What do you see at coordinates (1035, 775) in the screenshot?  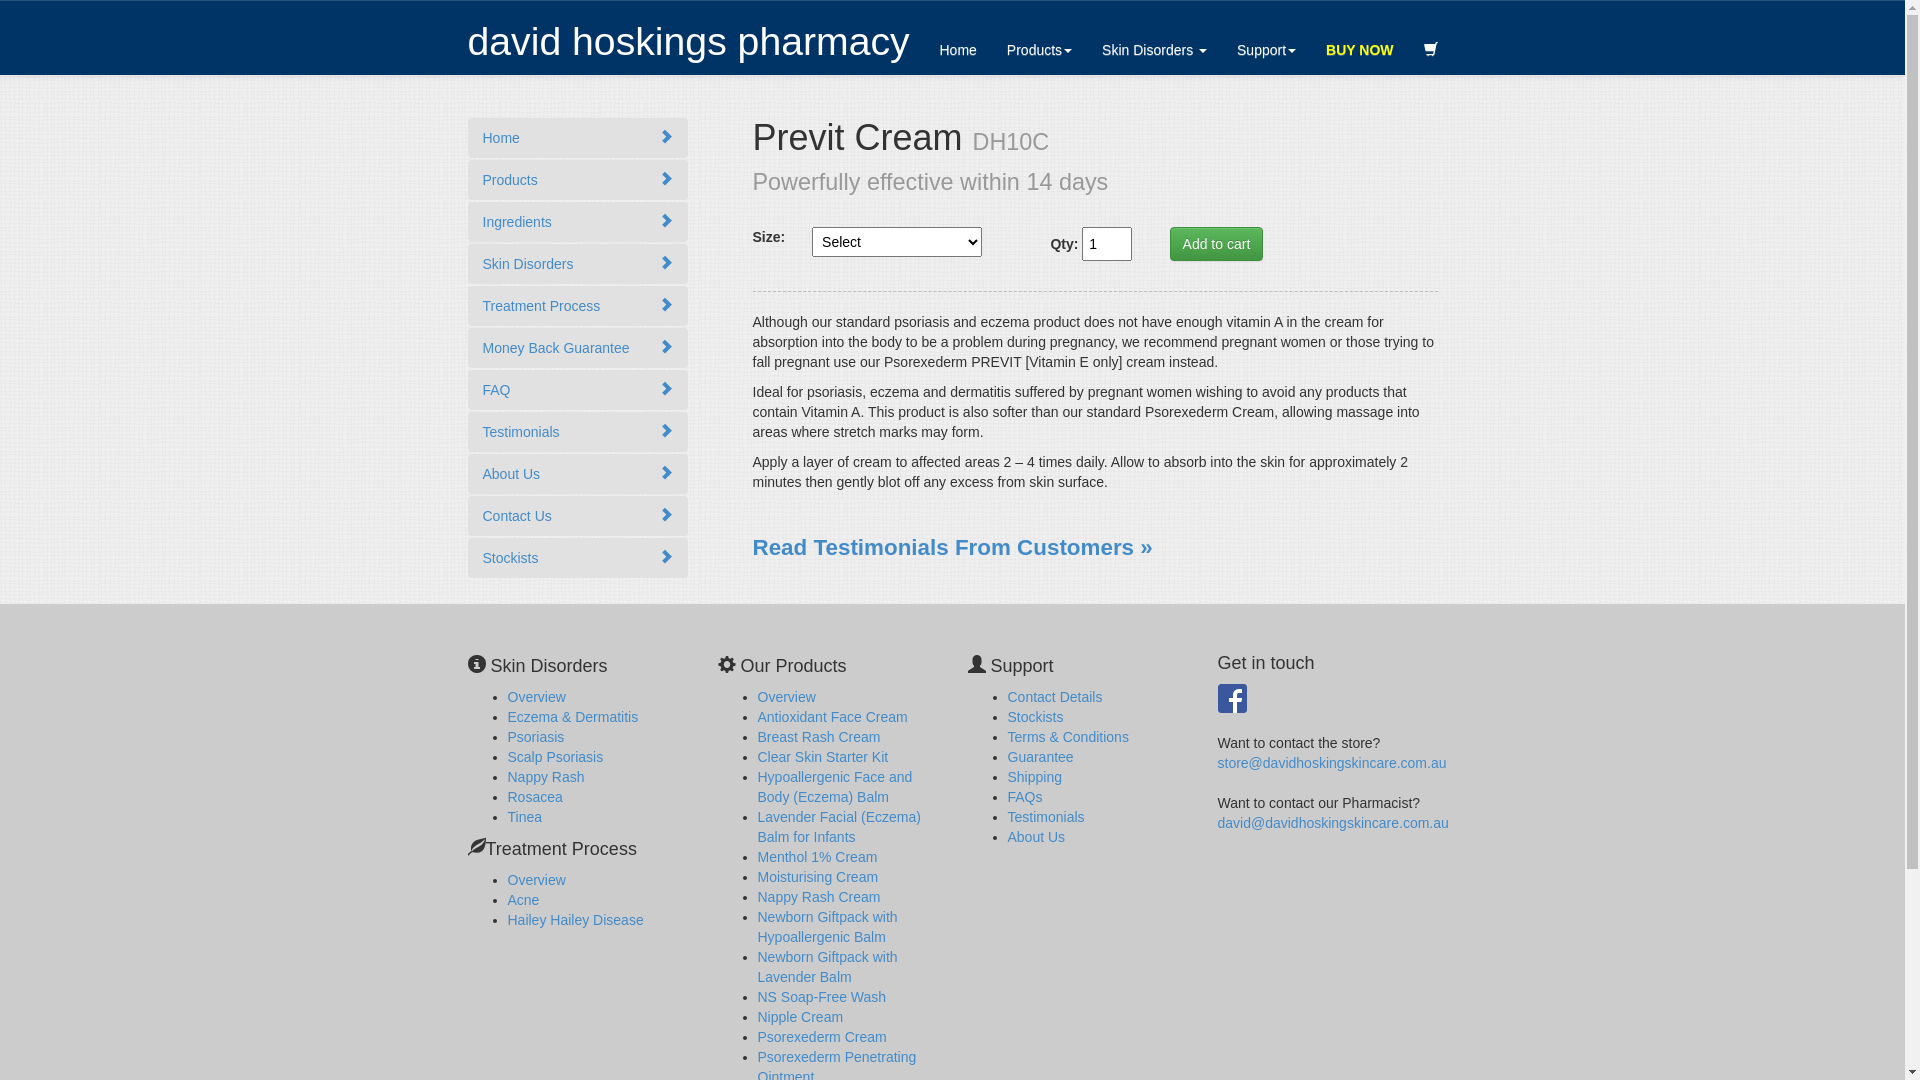 I see `'Shipping'` at bounding box center [1035, 775].